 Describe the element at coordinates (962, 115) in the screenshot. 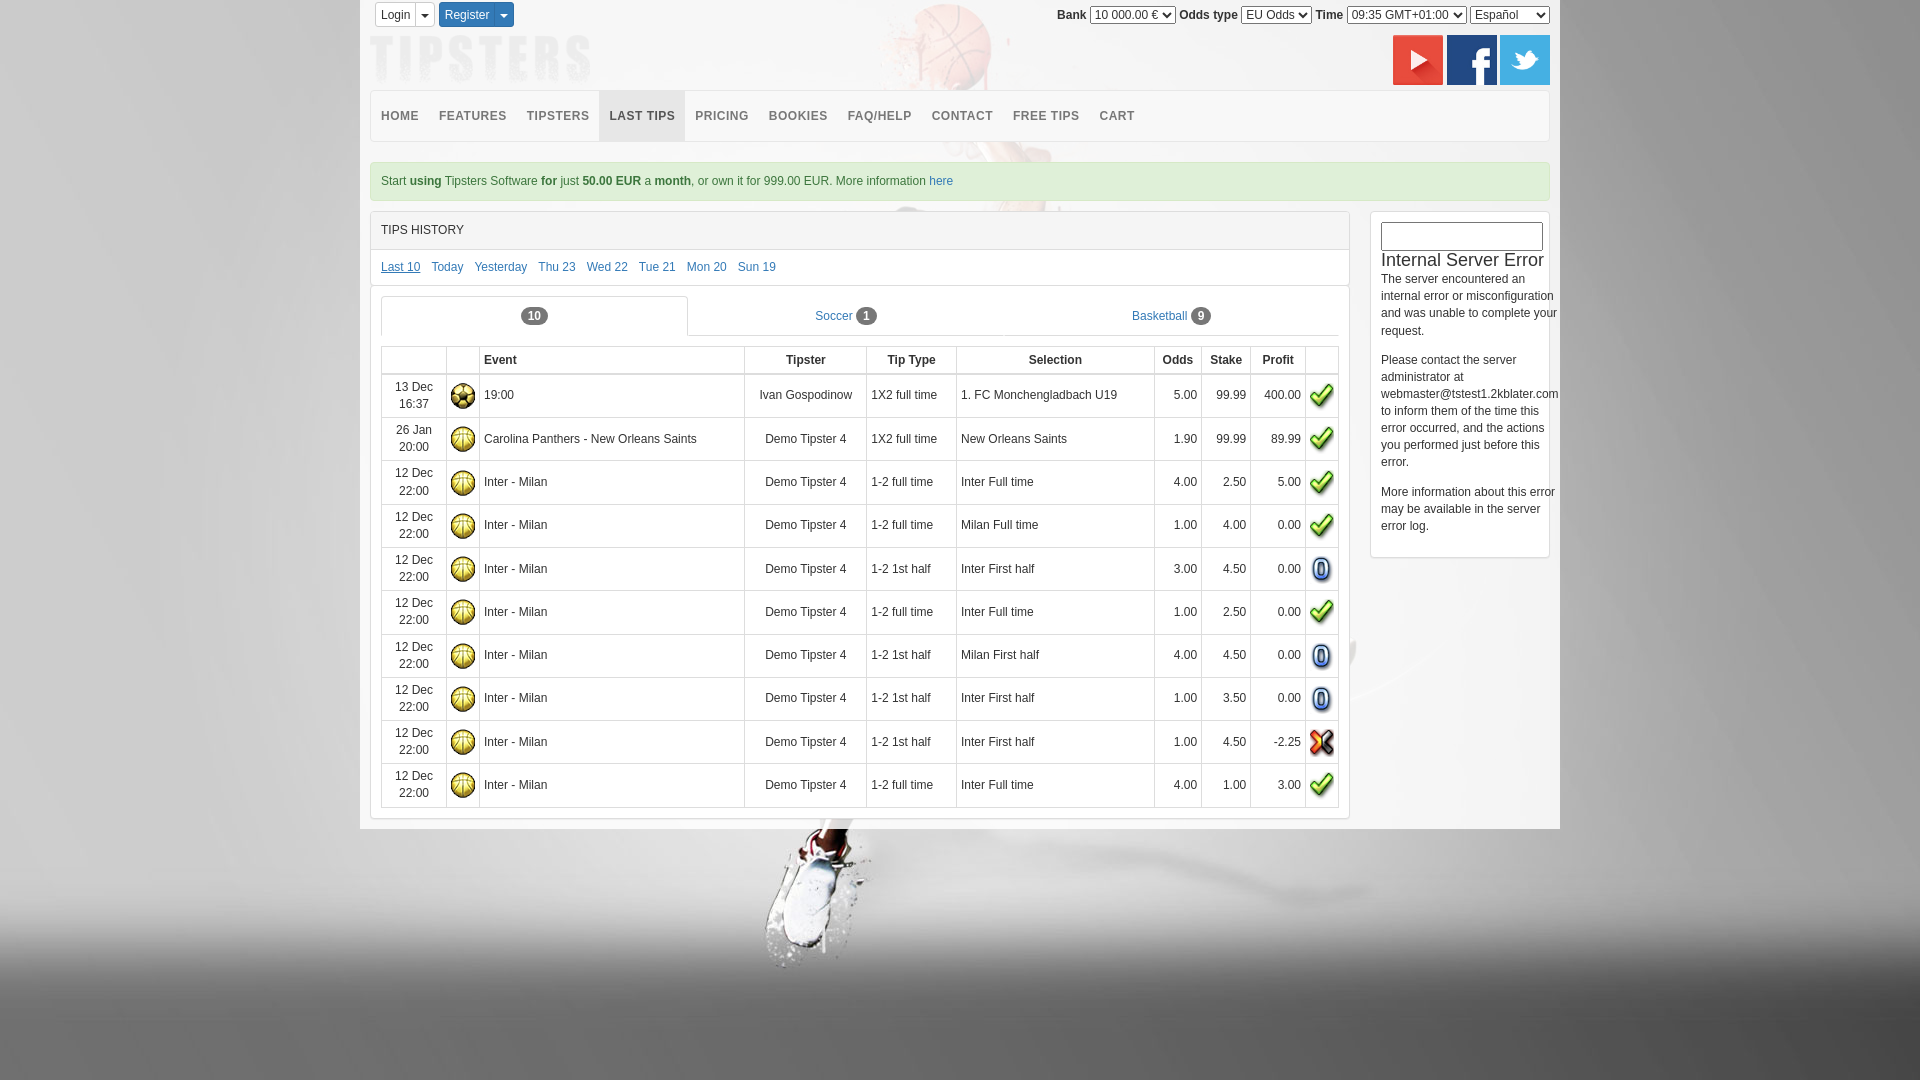

I see `'CONTACT'` at that location.